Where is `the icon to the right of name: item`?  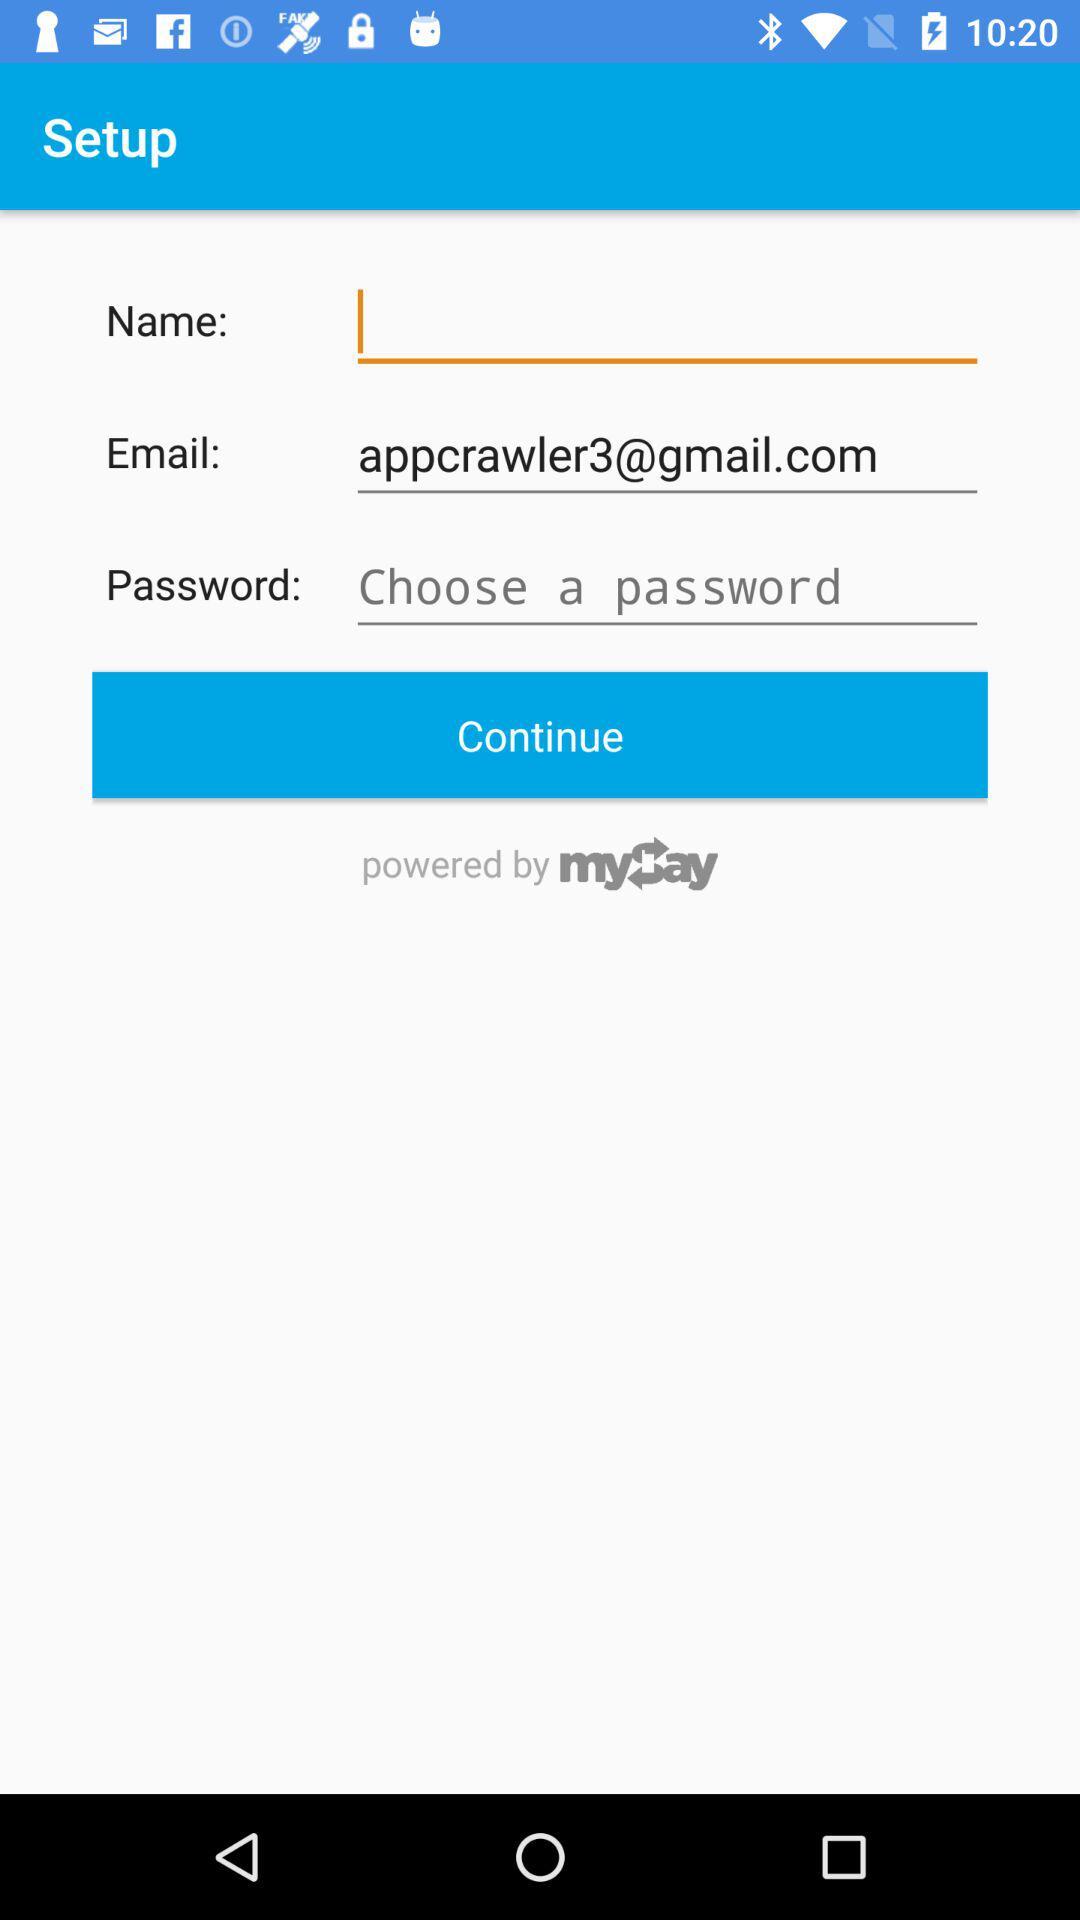
the icon to the right of name: item is located at coordinates (667, 322).